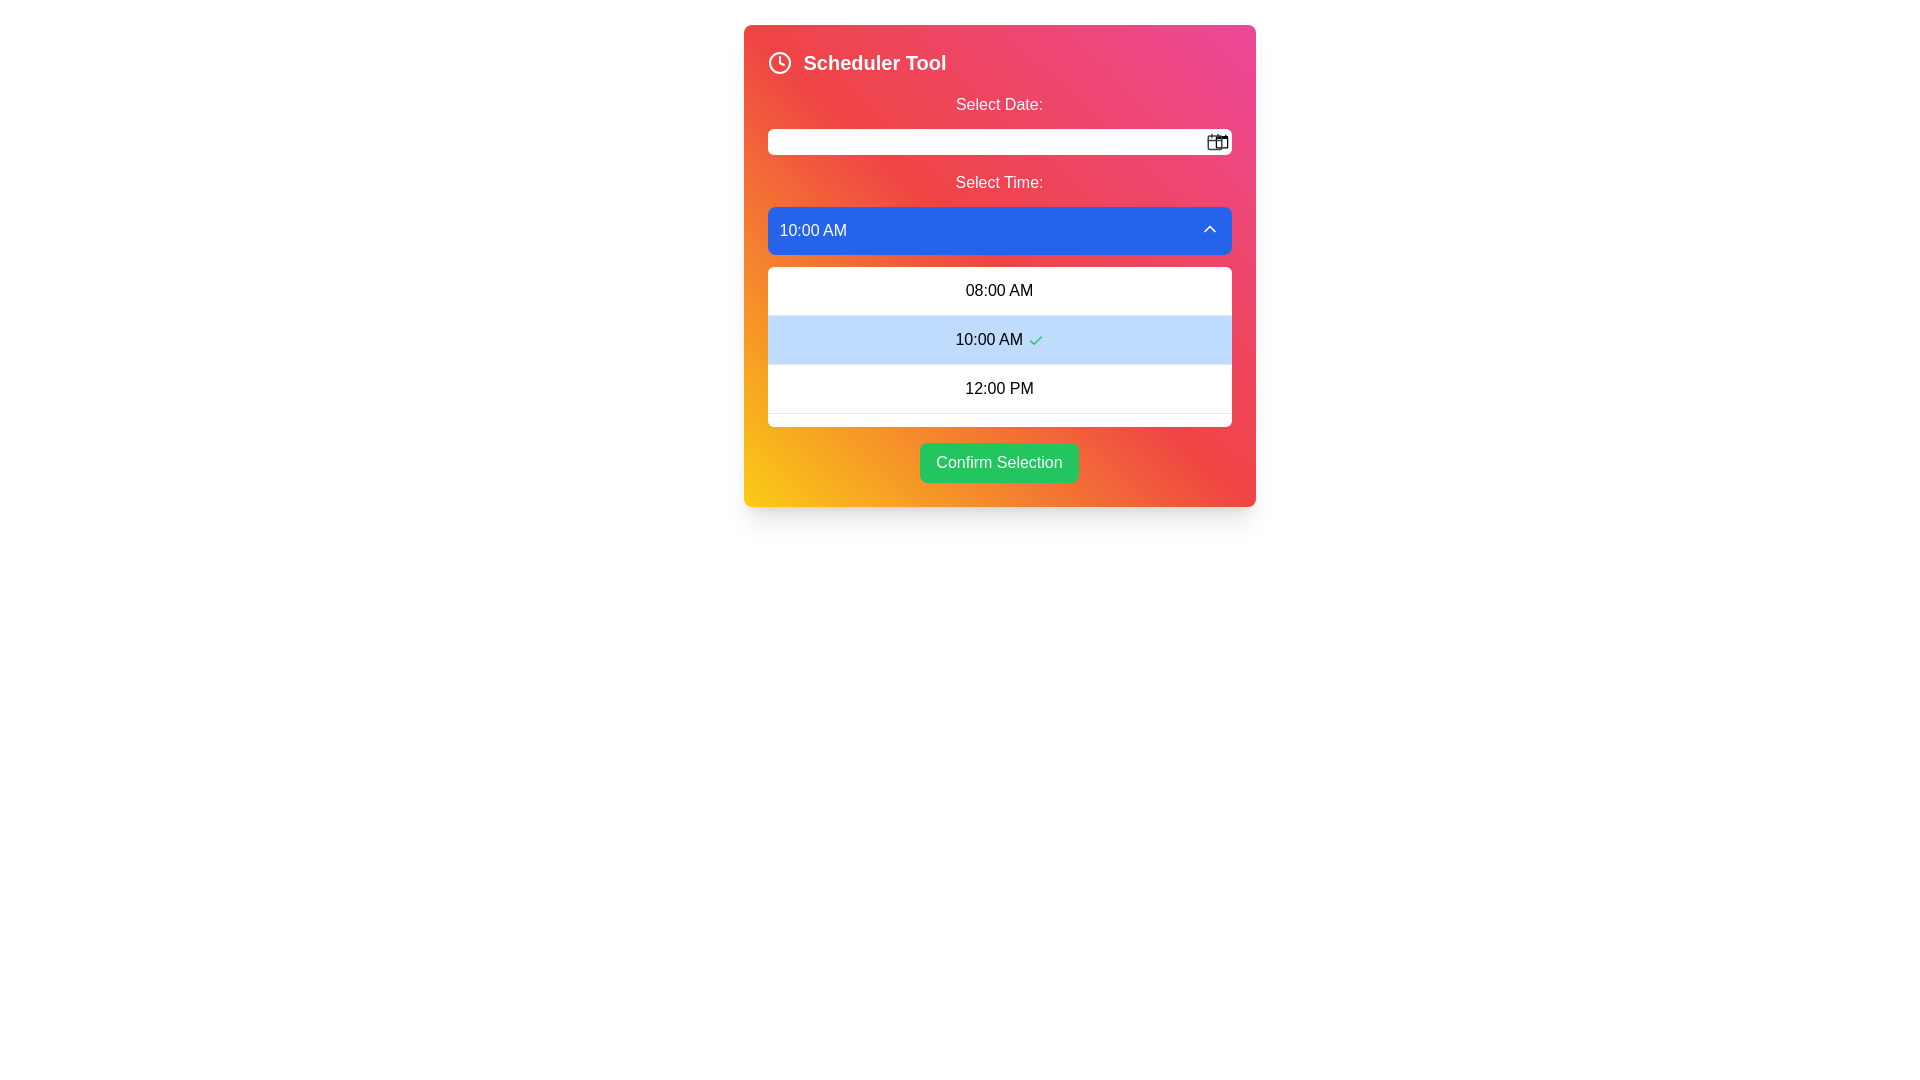 Image resolution: width=1920 pixels, height=1080 pixels. What do you see at coordinates (813, 230) in the screenshot?
I see `the static text label displaying '10:00 AM', which indicates the currently selected time option in the time selection dropdown, located to the left of the dropdown arrow icon` at bounding box center [813, 230].